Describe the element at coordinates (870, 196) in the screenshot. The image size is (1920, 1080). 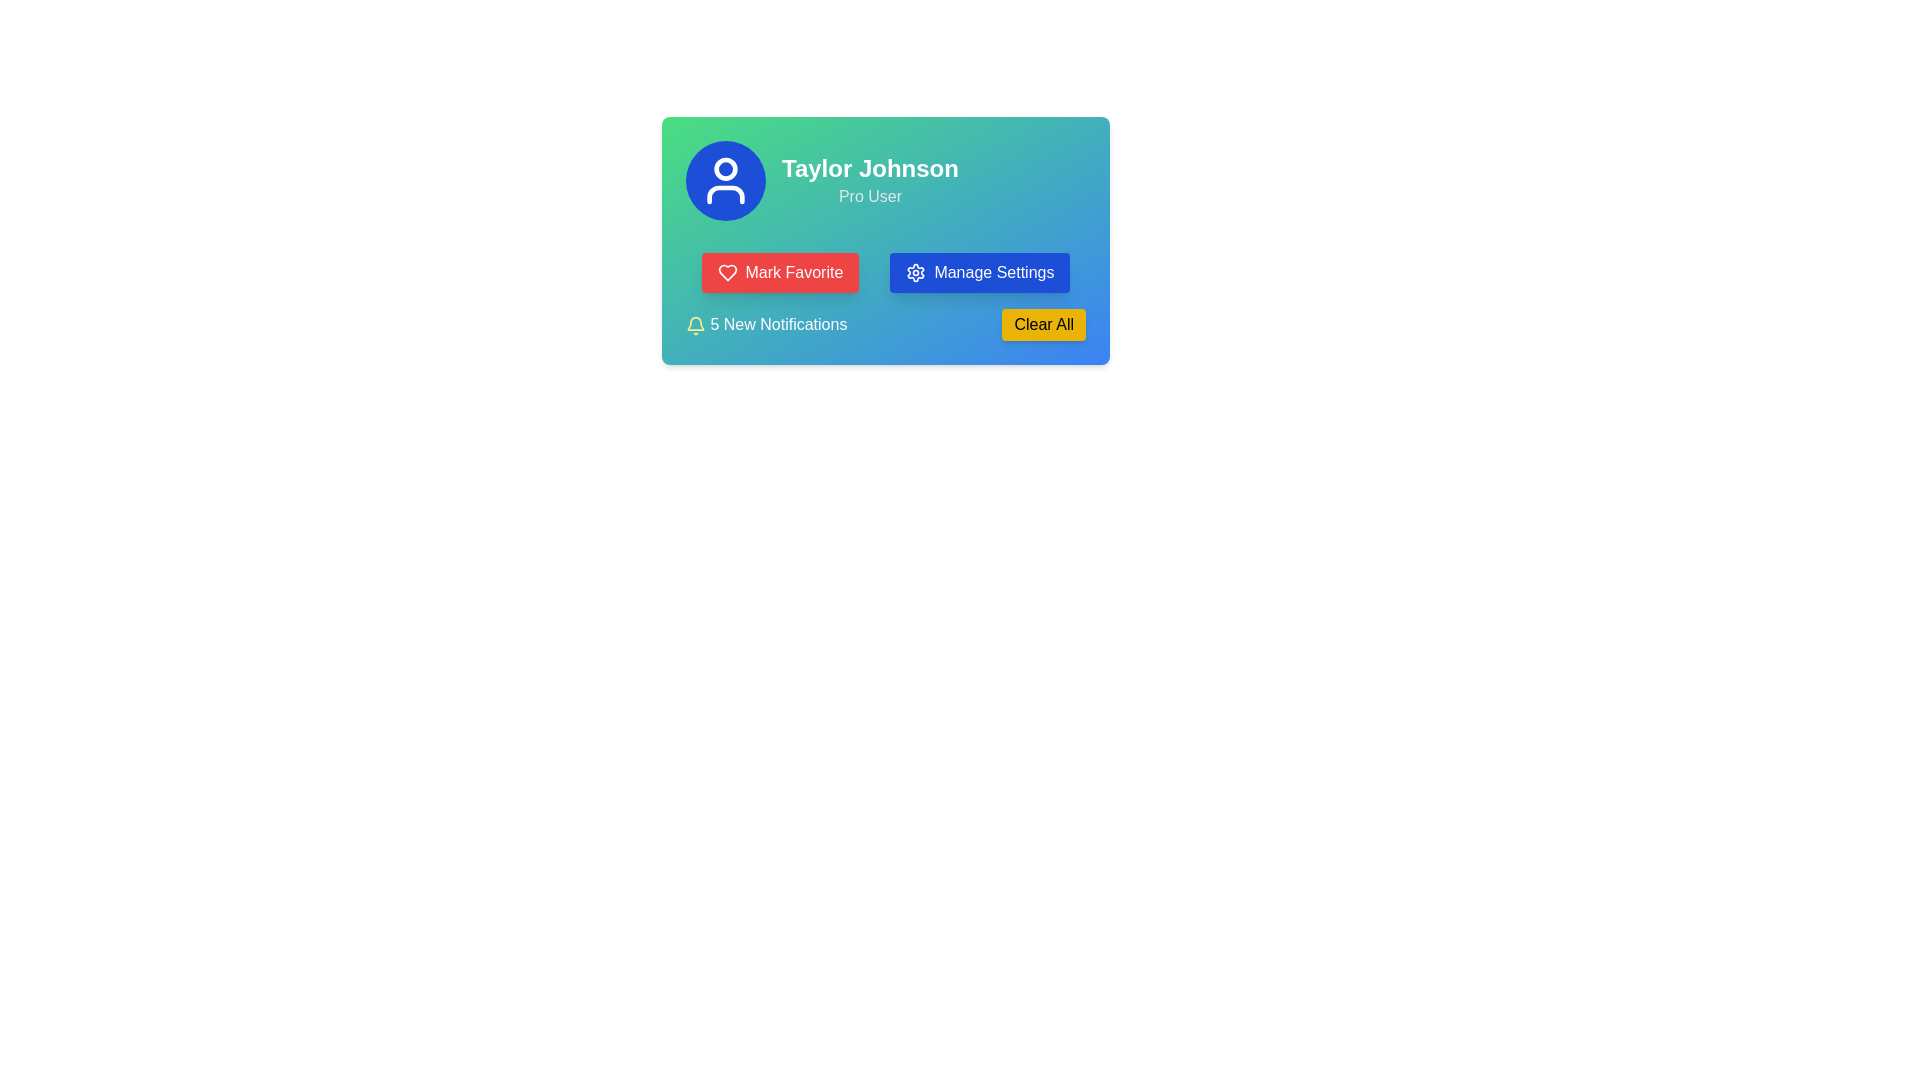
I see `the 'Pro User' label, which is styled in light-colored text and positioned below the 'Taylor Johnson' label, indicating a status display` at that location.